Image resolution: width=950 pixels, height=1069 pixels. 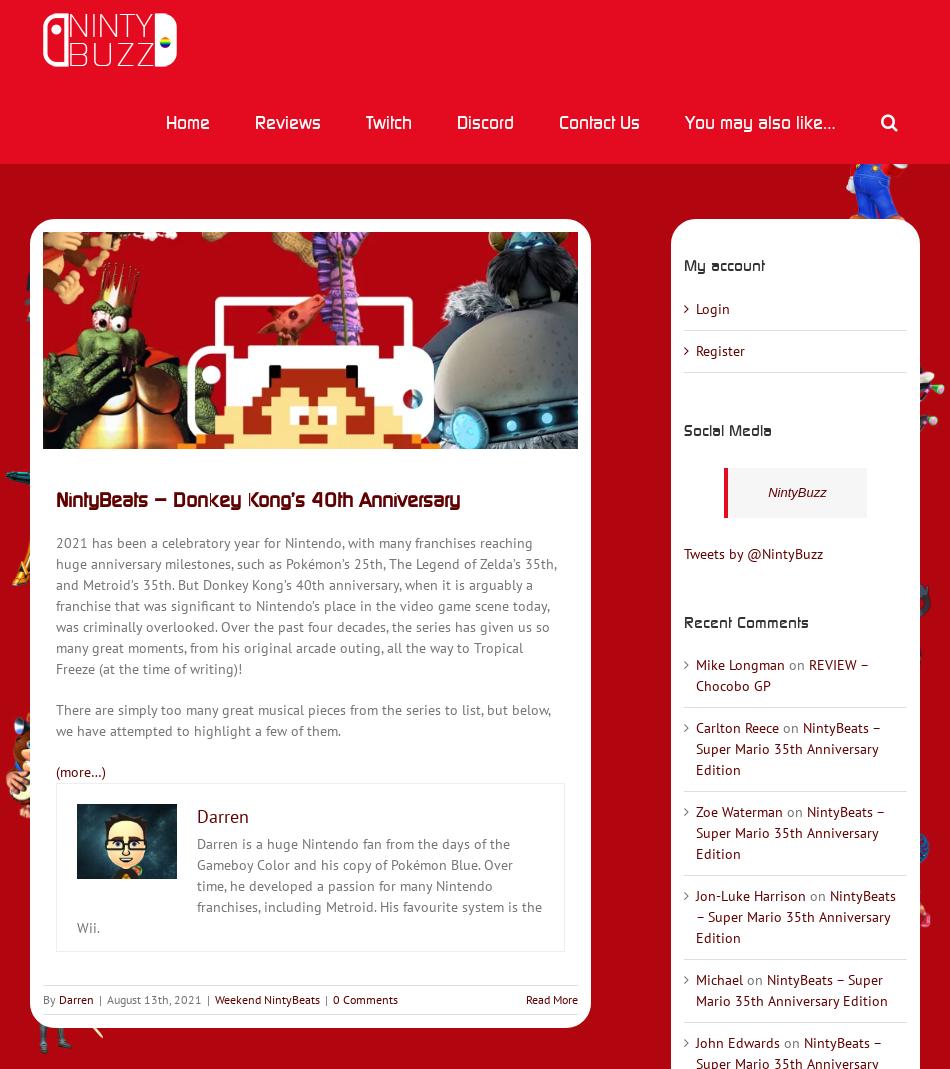 I want to click on 'Social Media', so click(x=726, y=427).